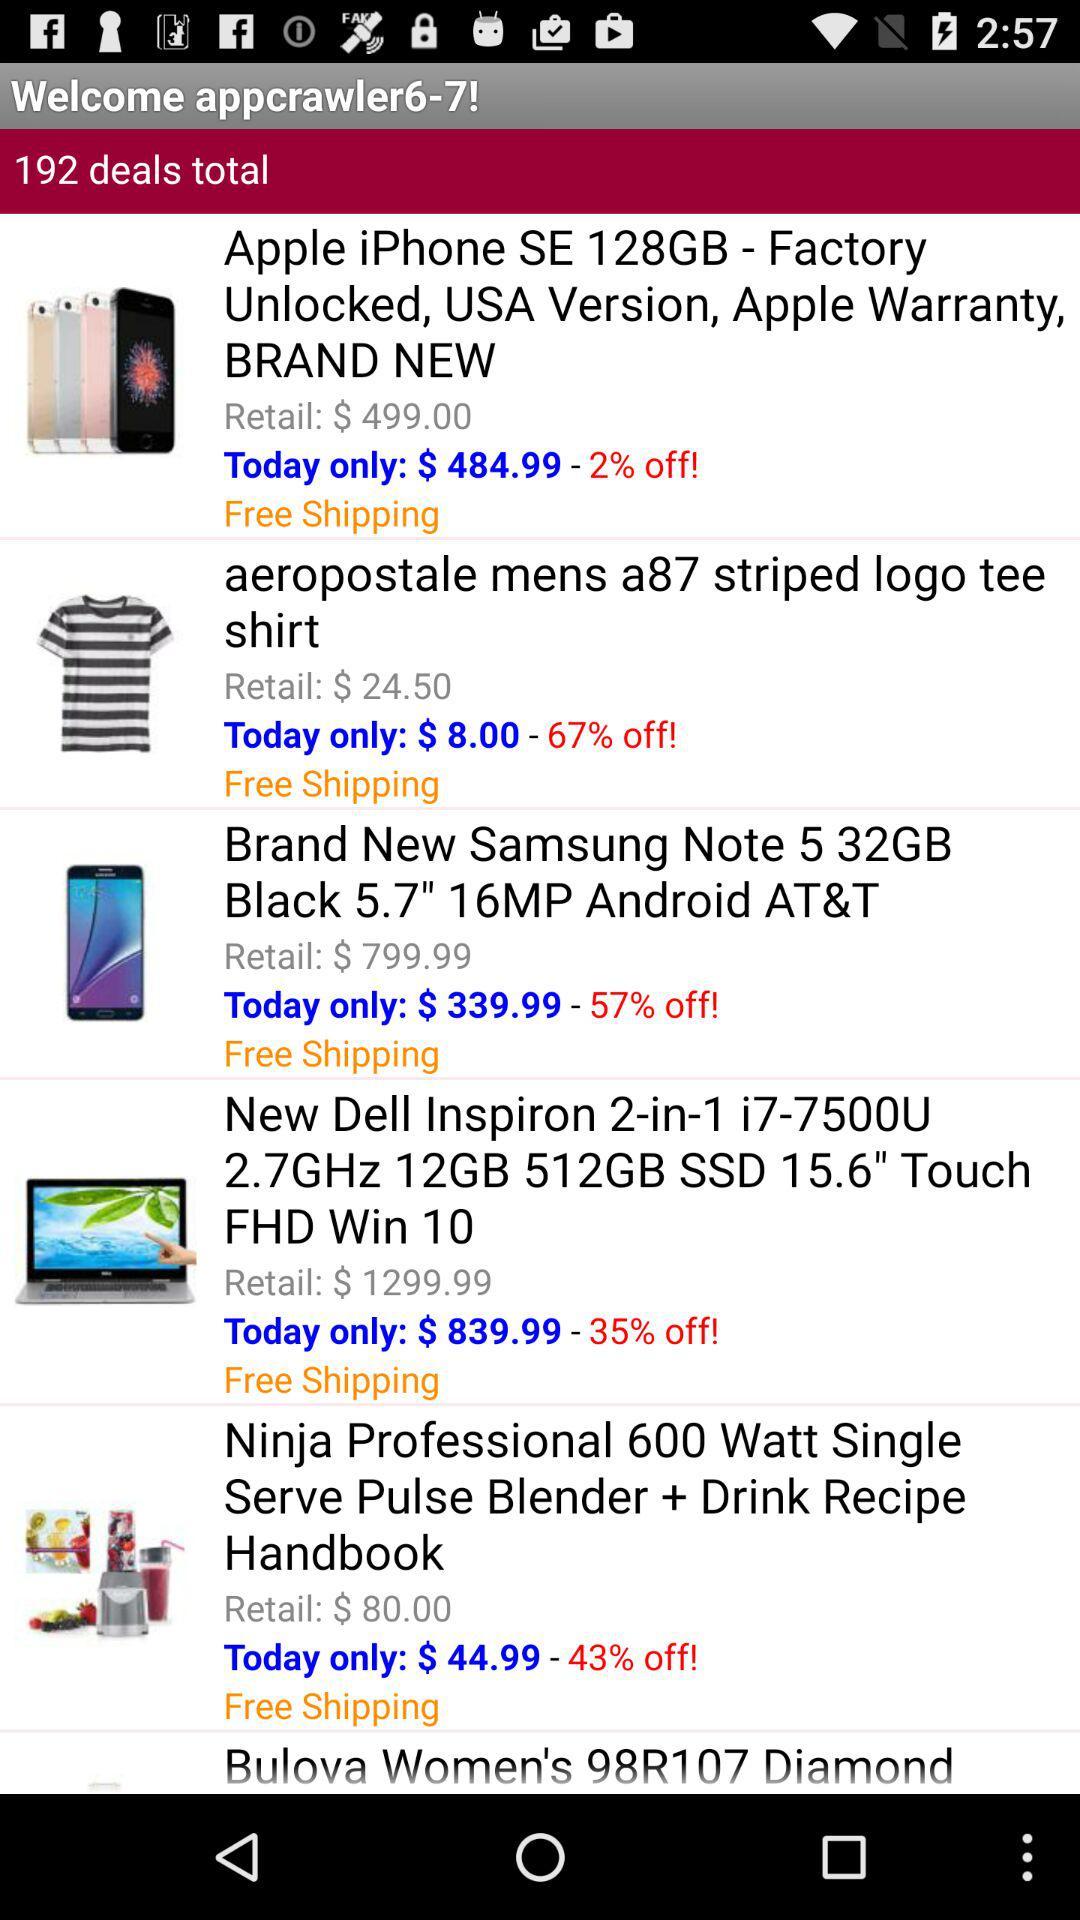 This screenshot has height=1920, width=1080. I want to click on app to the right of the today only 484 item, so click(575, 462).